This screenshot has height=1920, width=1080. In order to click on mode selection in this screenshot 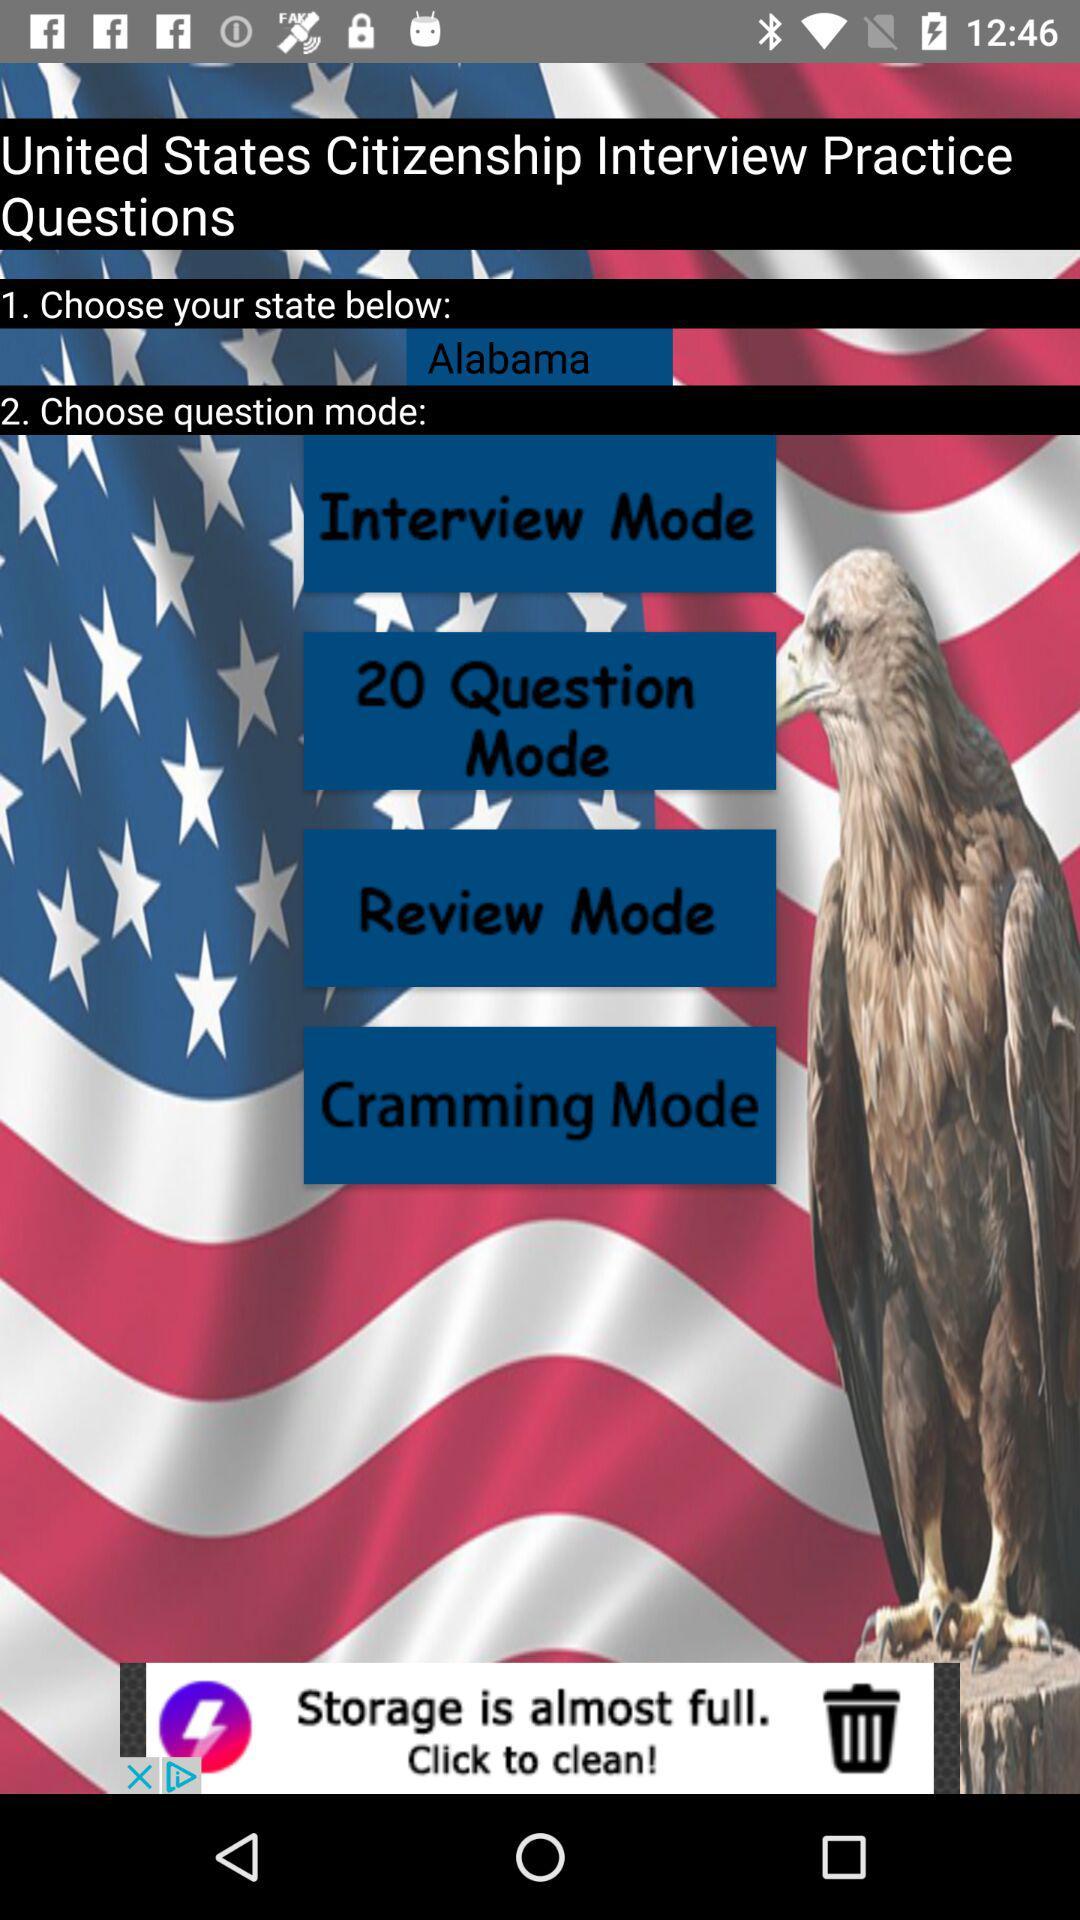, I will do `click(540, 1104)`.